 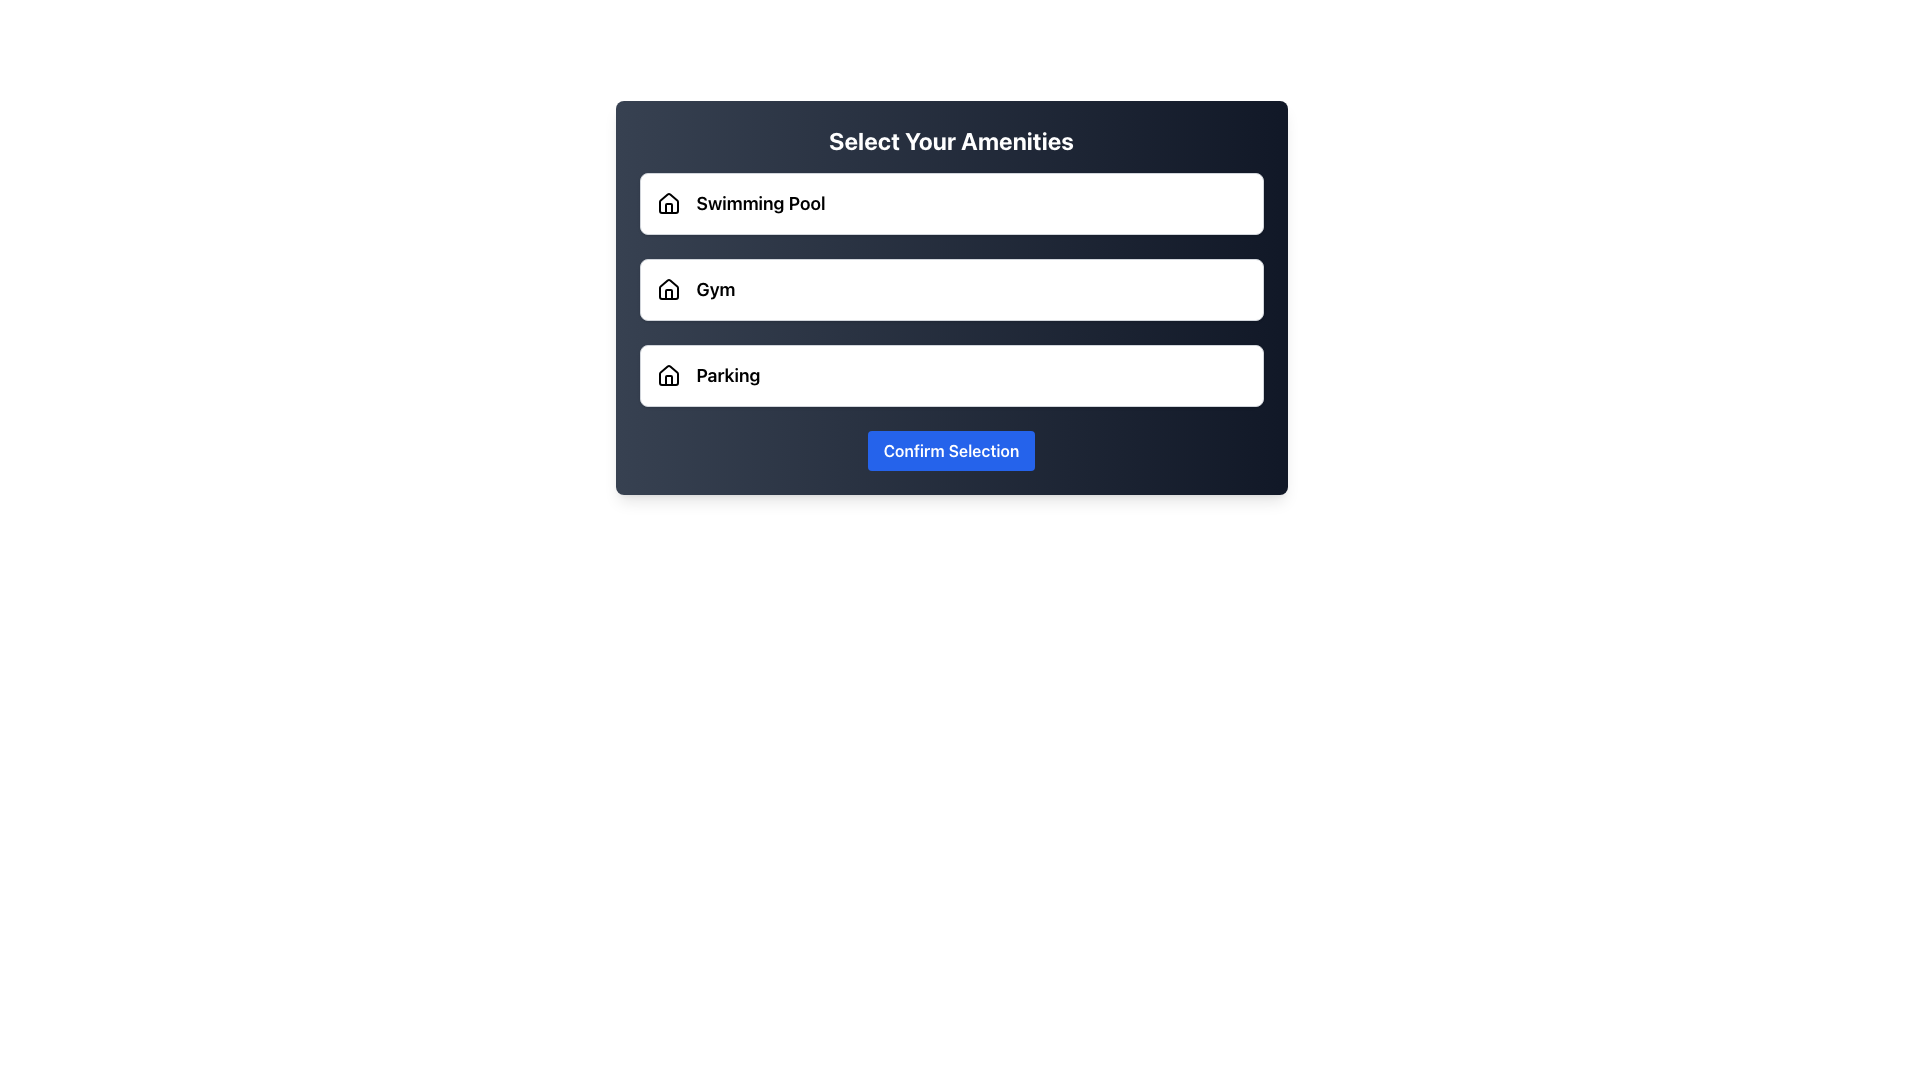 I want to click on the house icon with a black outline and empty fill, located at the top left of the 'Swimming Pool' option, so click(x=668, y=204).